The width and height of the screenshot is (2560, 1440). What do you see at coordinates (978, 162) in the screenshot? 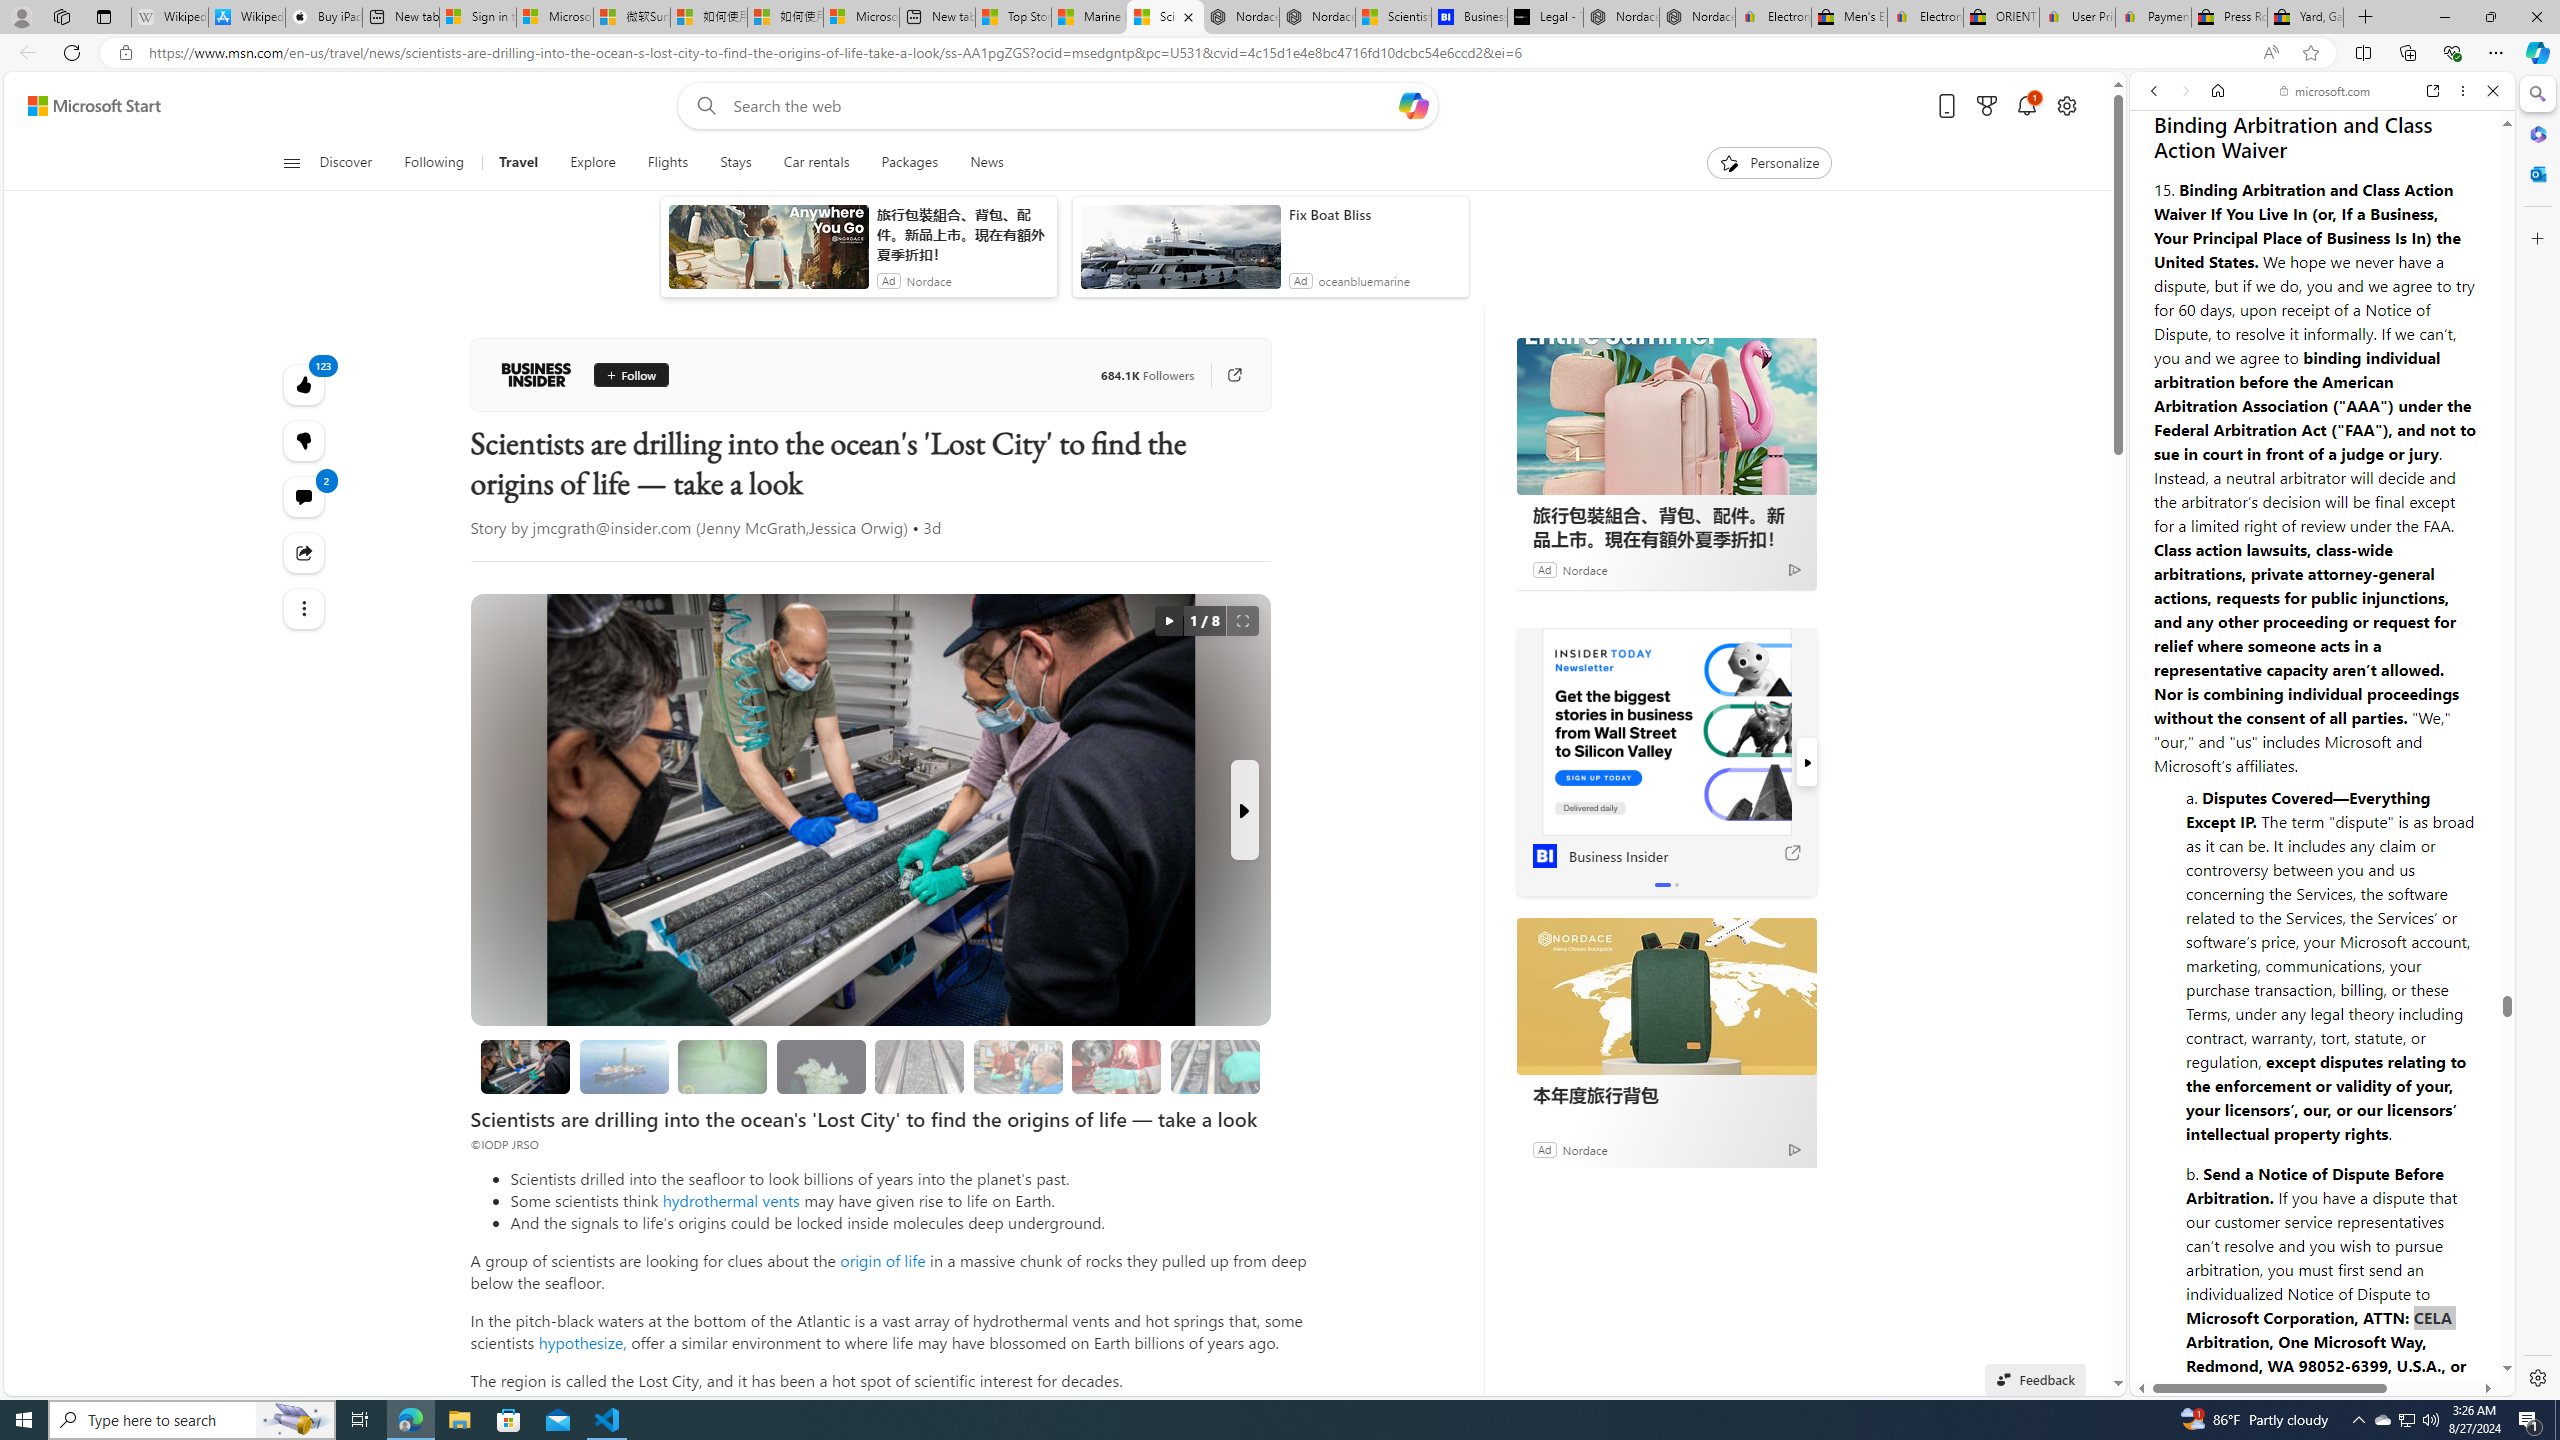
I see `'News'` at bounding box center [978, 162].